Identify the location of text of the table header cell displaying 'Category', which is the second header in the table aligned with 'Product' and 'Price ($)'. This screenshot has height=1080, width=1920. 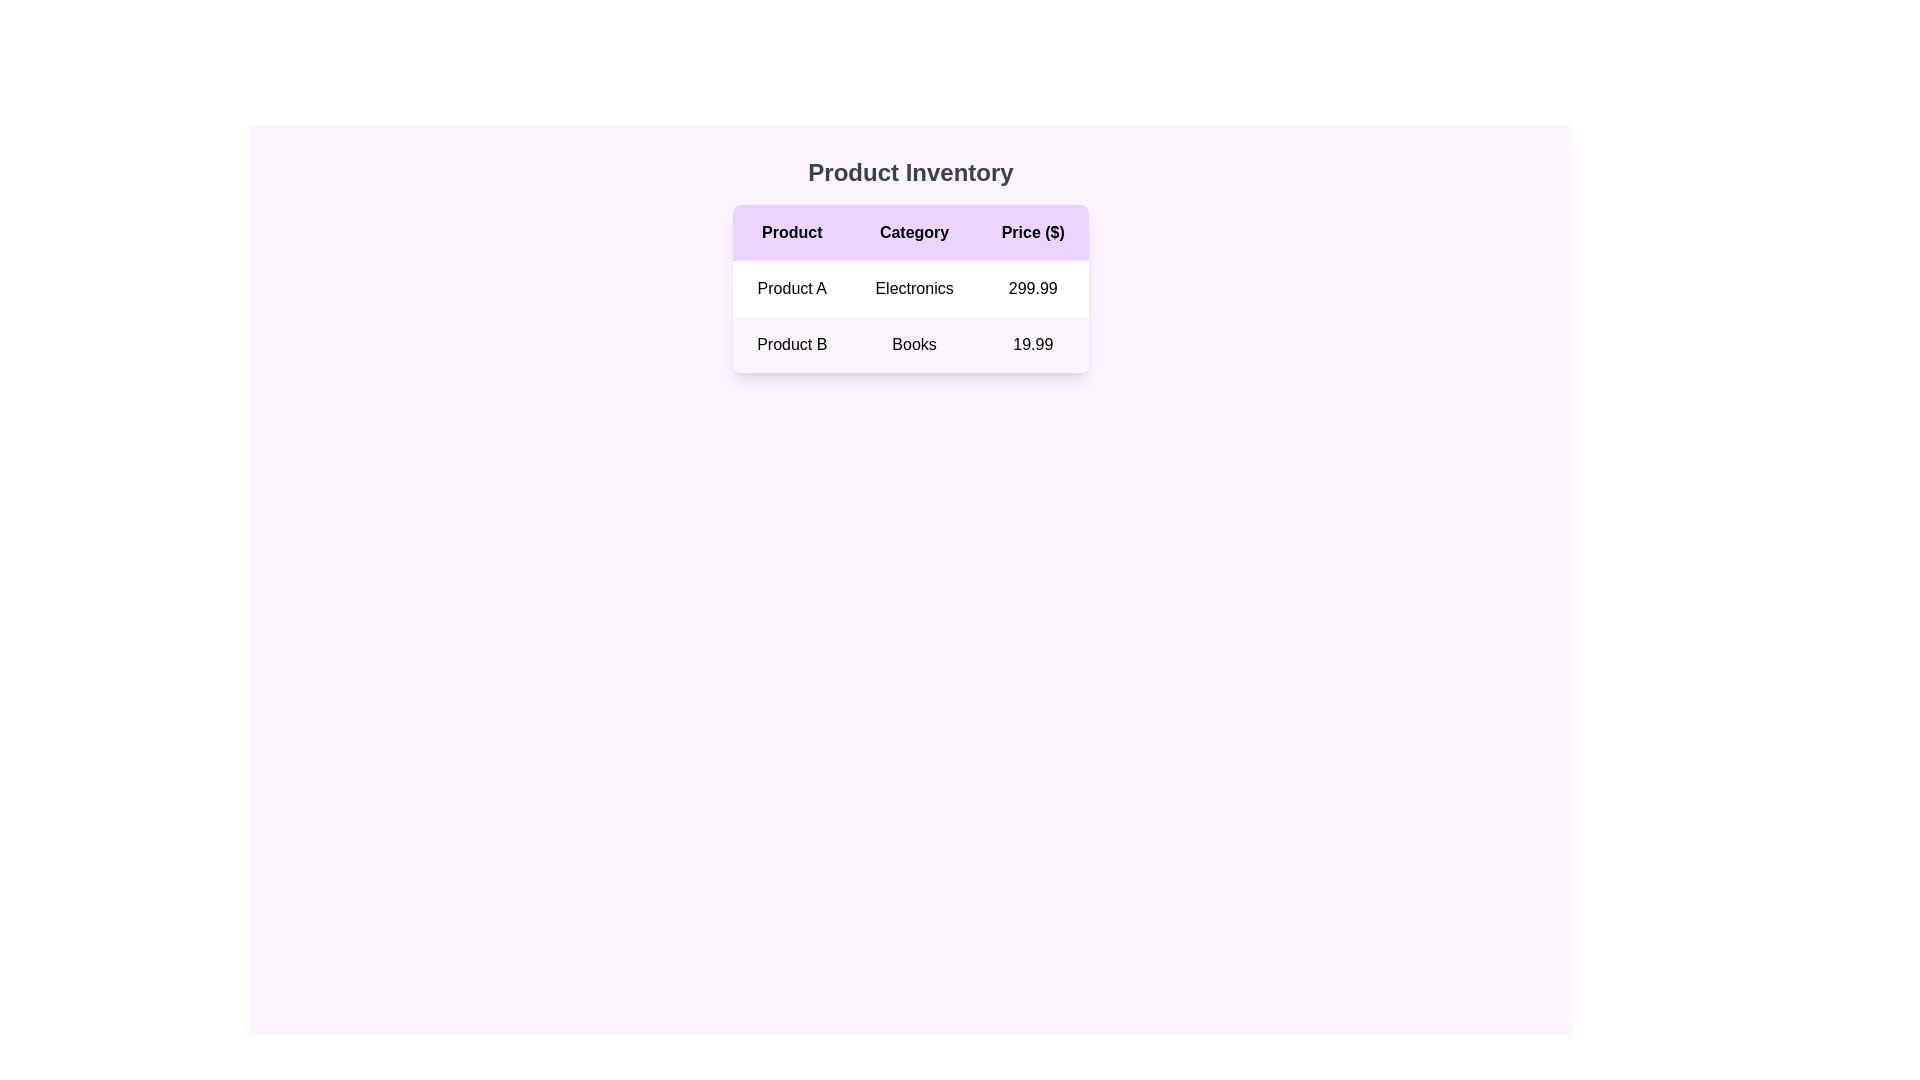
(910, 231).